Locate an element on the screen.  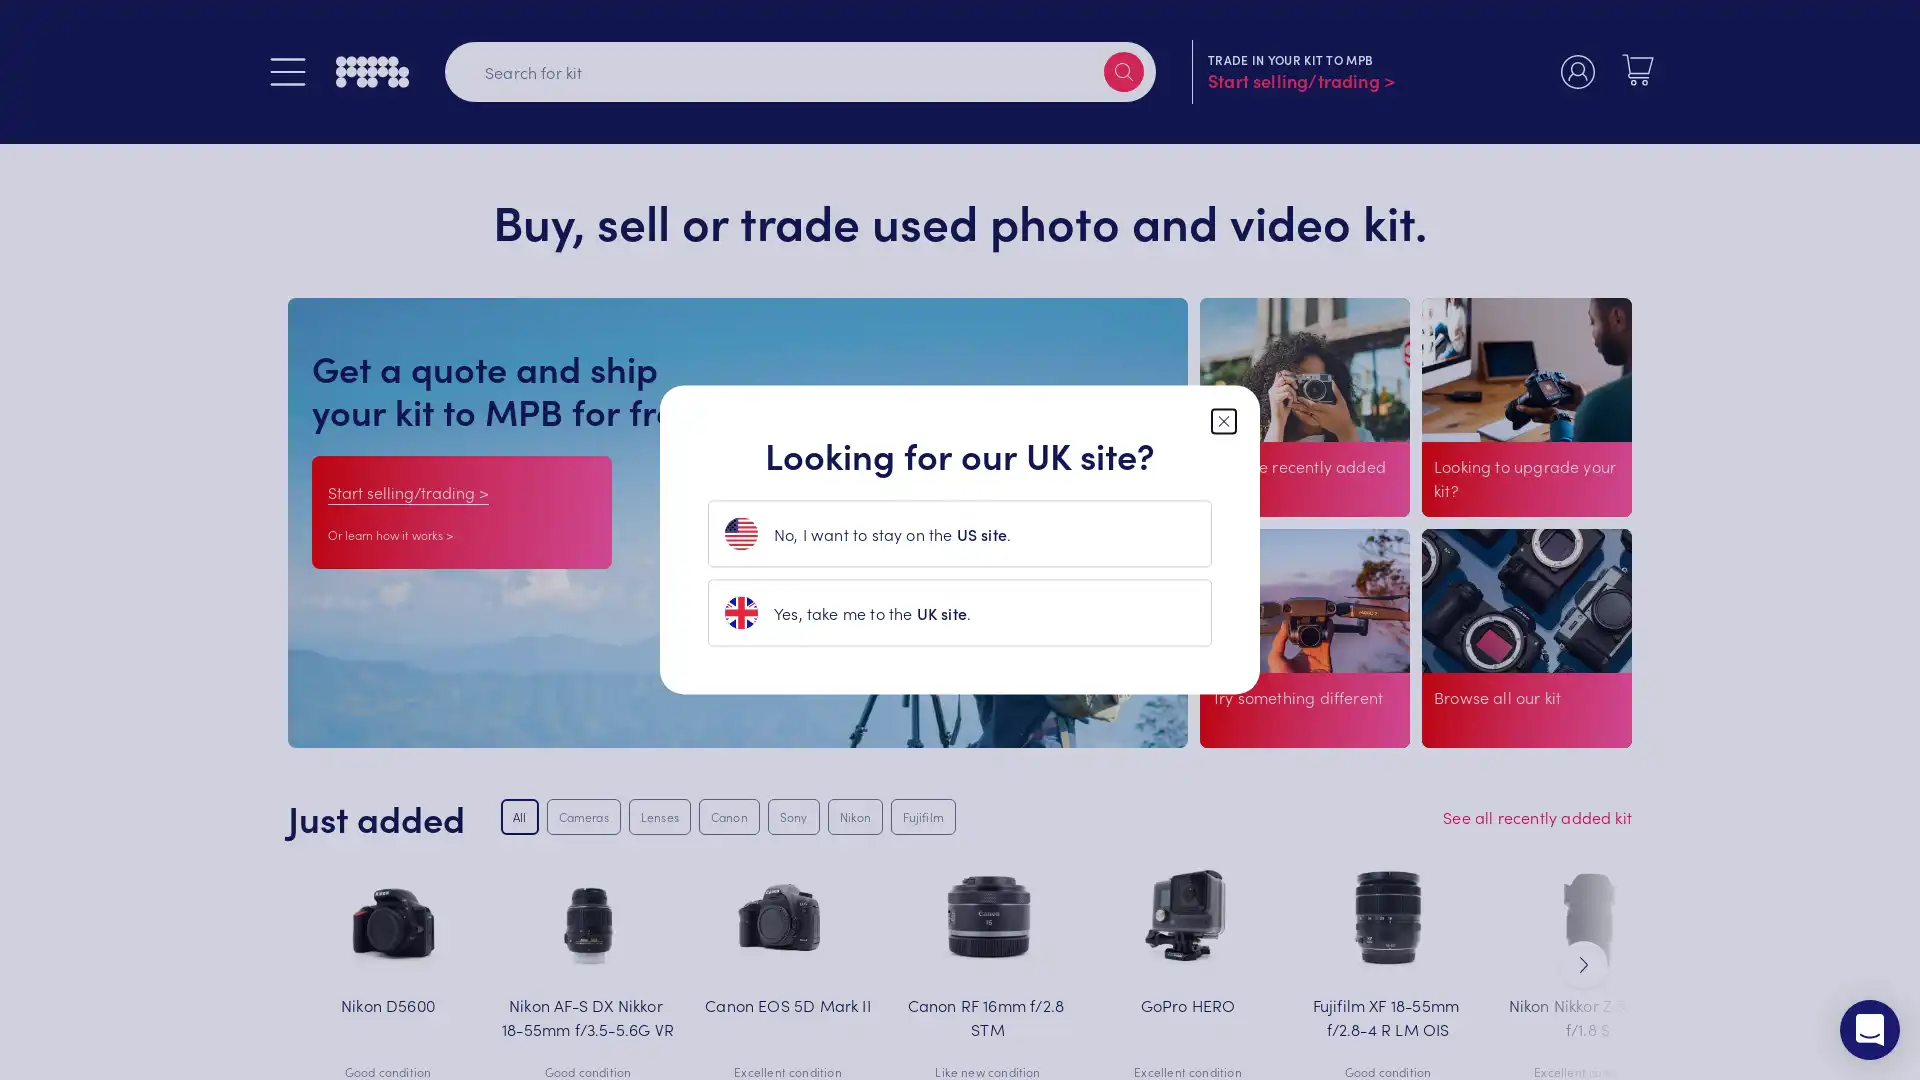
View kit guides is located at coordinates (1268, 726).